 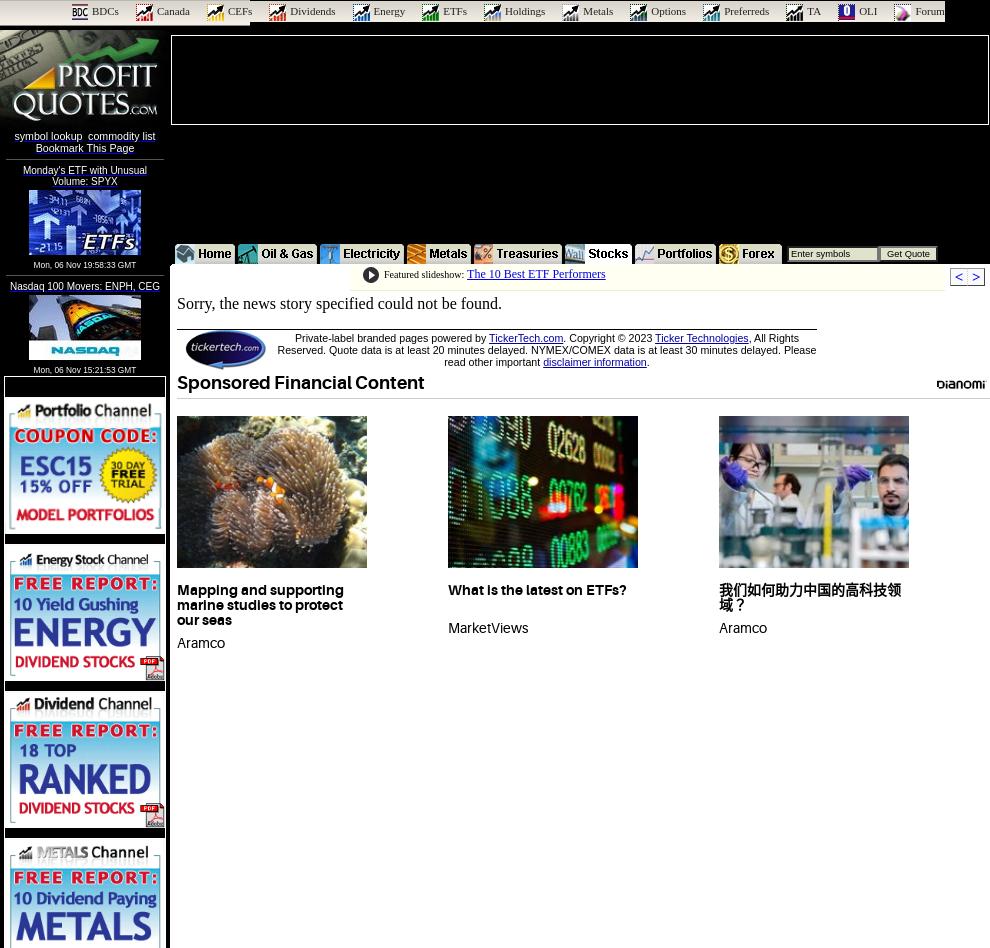 What do you see at coordinates (928, 10) in the screenshot?
I see `'Forum'` at bounding box center [928, 10].